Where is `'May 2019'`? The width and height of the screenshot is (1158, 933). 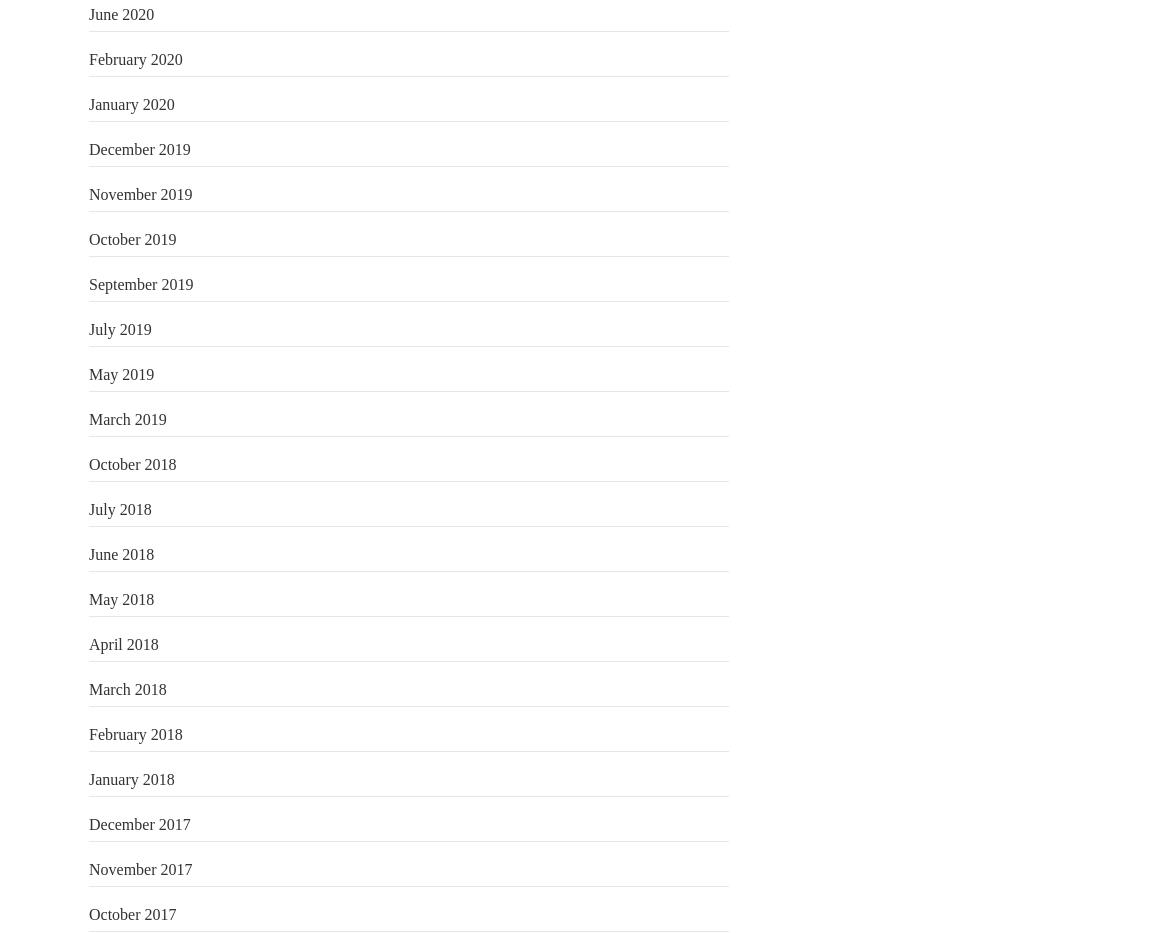 'May 2019' is located at coordinates (120, 373).